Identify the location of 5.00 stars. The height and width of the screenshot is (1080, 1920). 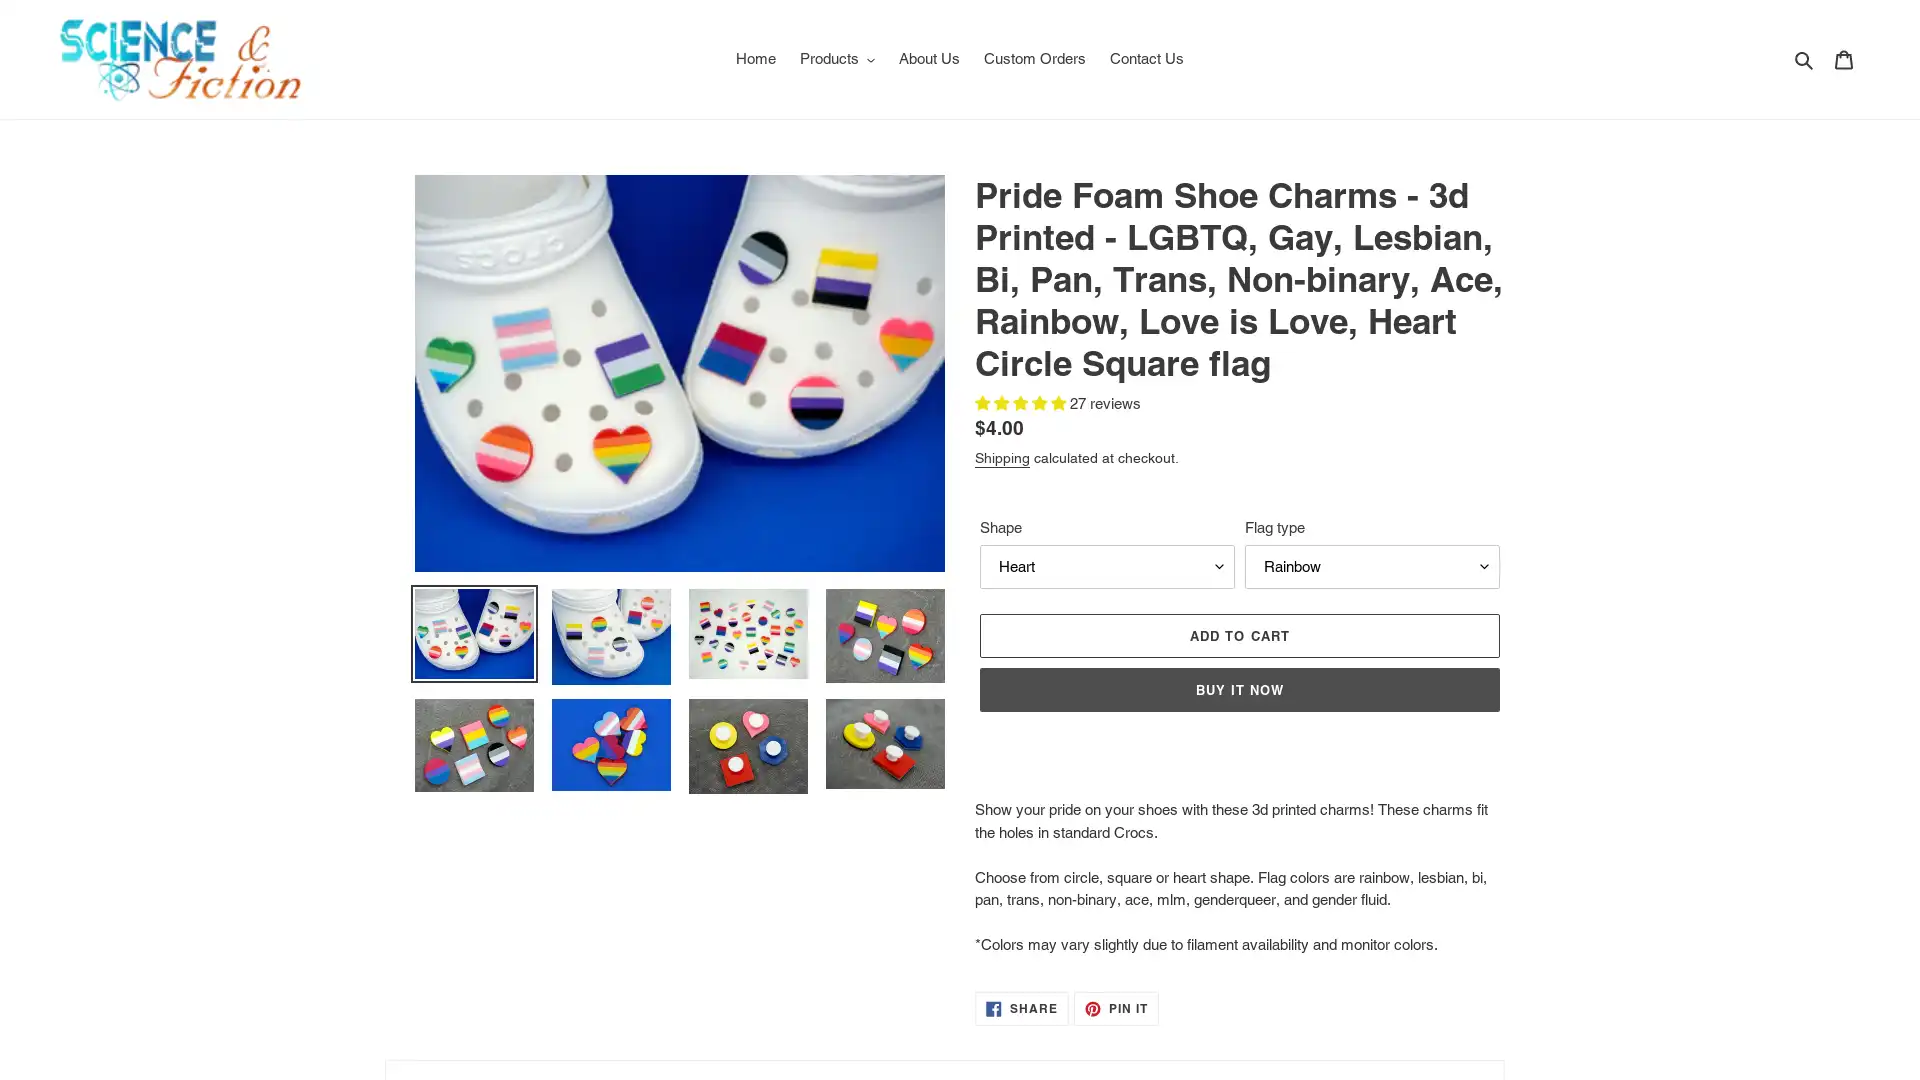
(1022, 402).